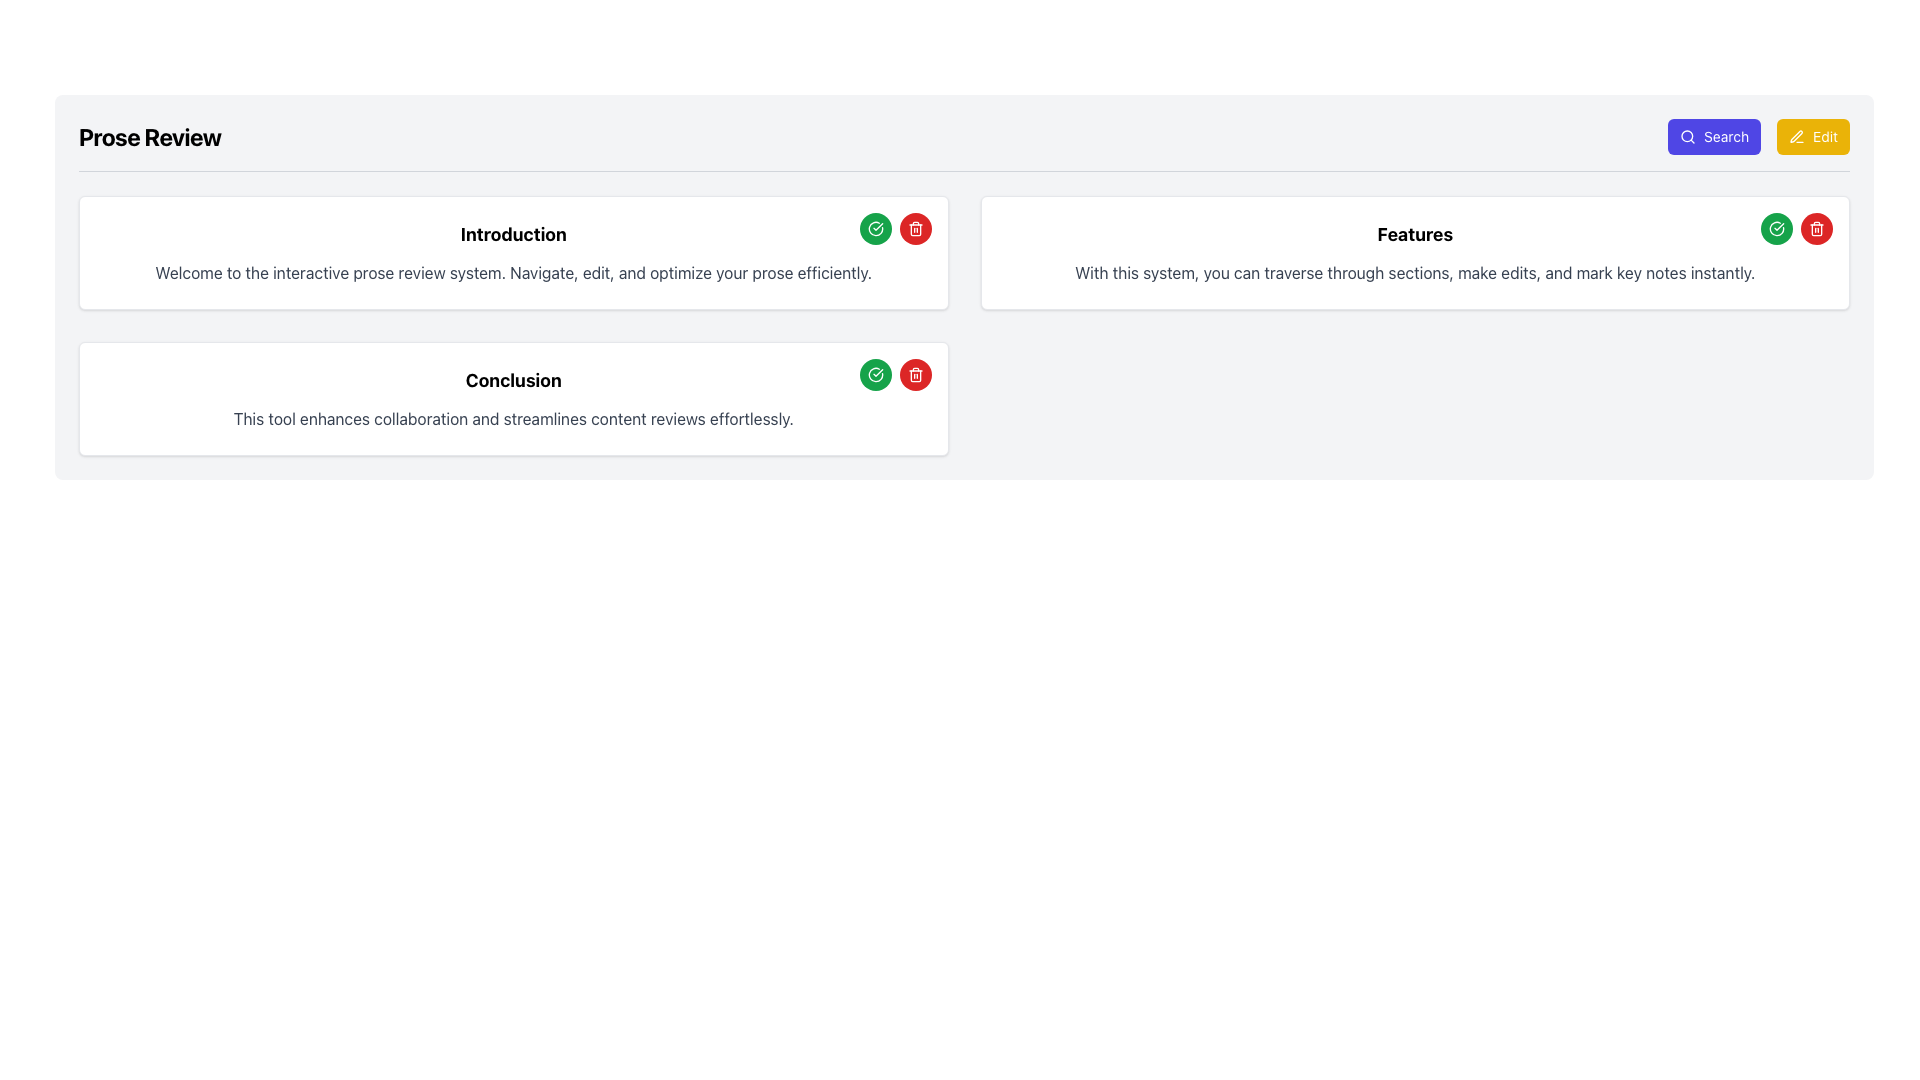  What do you see at coordinates (894, 374) in the screenshot?
I see `the green checkmark button in the Interactive button group located in the top-right corner of the 'Conclusion' card` at bounding box center [894, 374].